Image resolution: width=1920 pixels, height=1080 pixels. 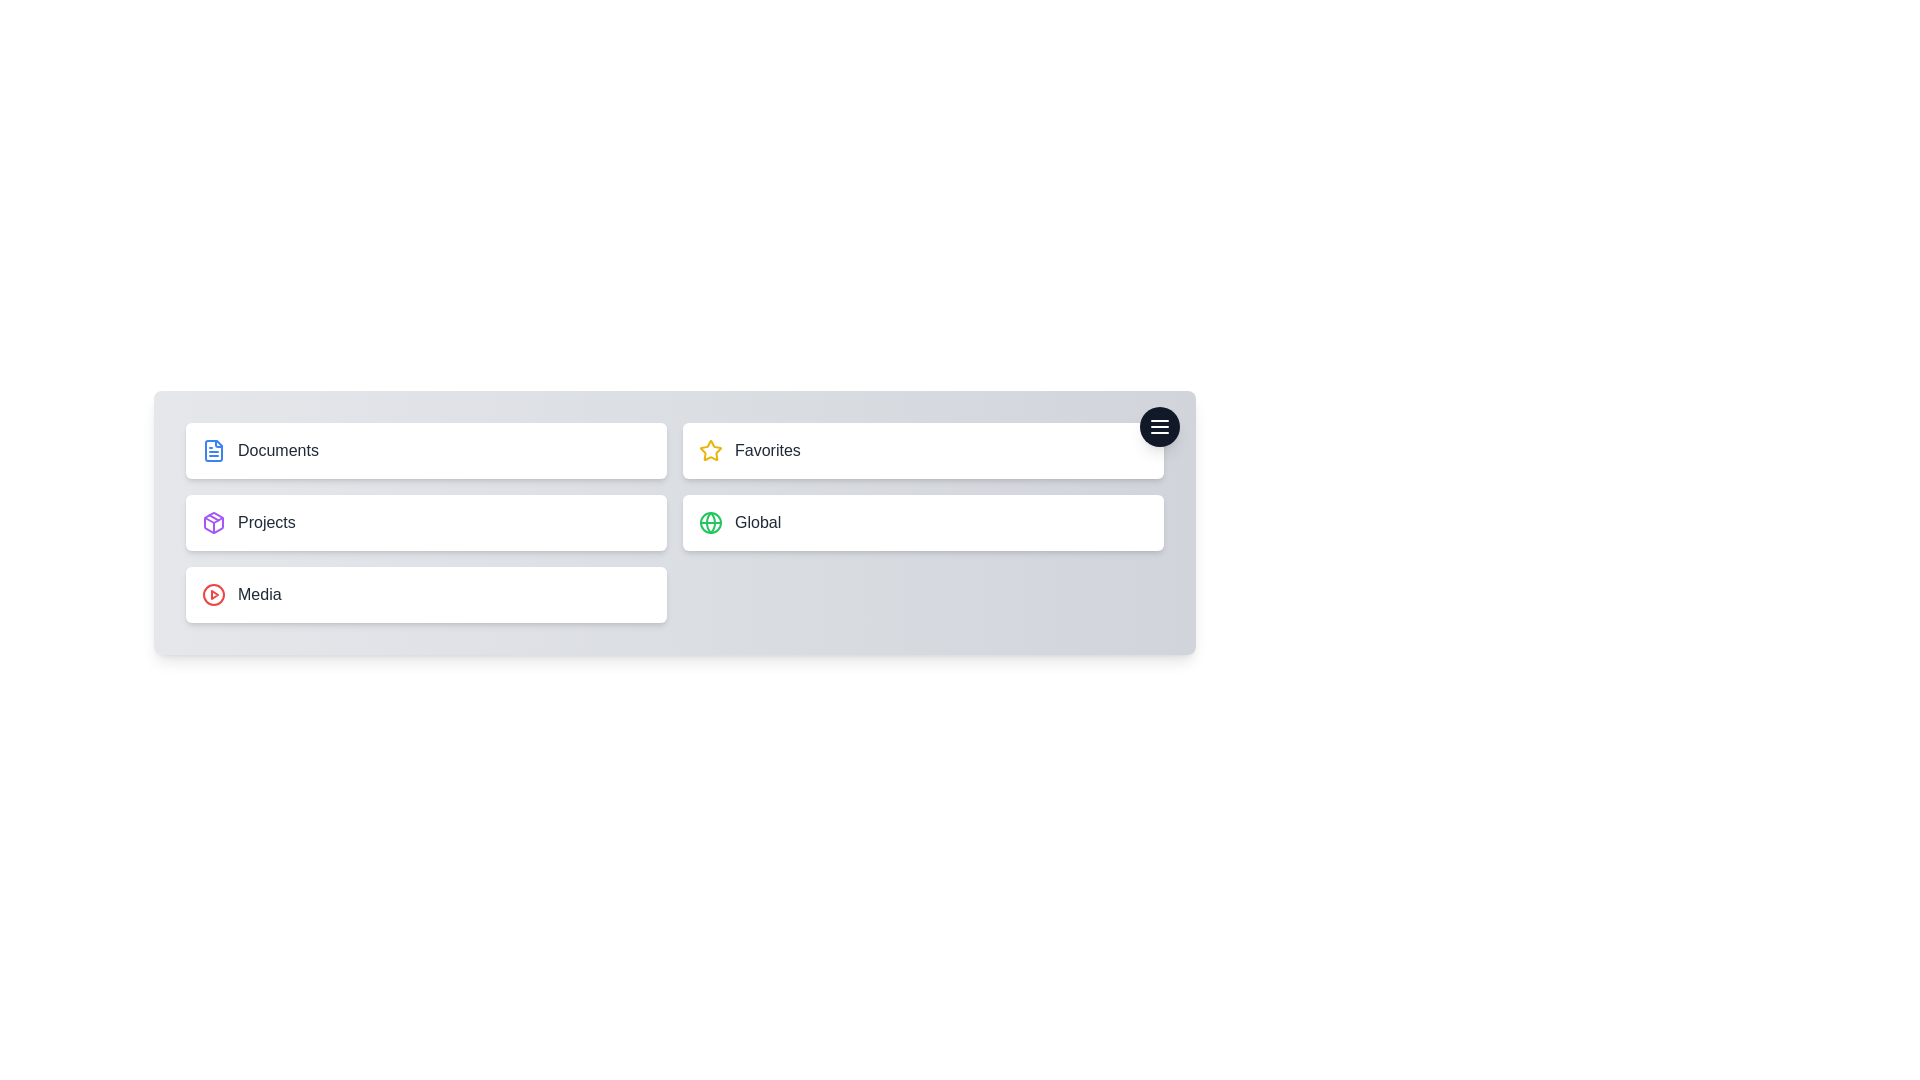 I want to click on the menu item labeled Projects to preview its effects, so click(x=425, y=522).